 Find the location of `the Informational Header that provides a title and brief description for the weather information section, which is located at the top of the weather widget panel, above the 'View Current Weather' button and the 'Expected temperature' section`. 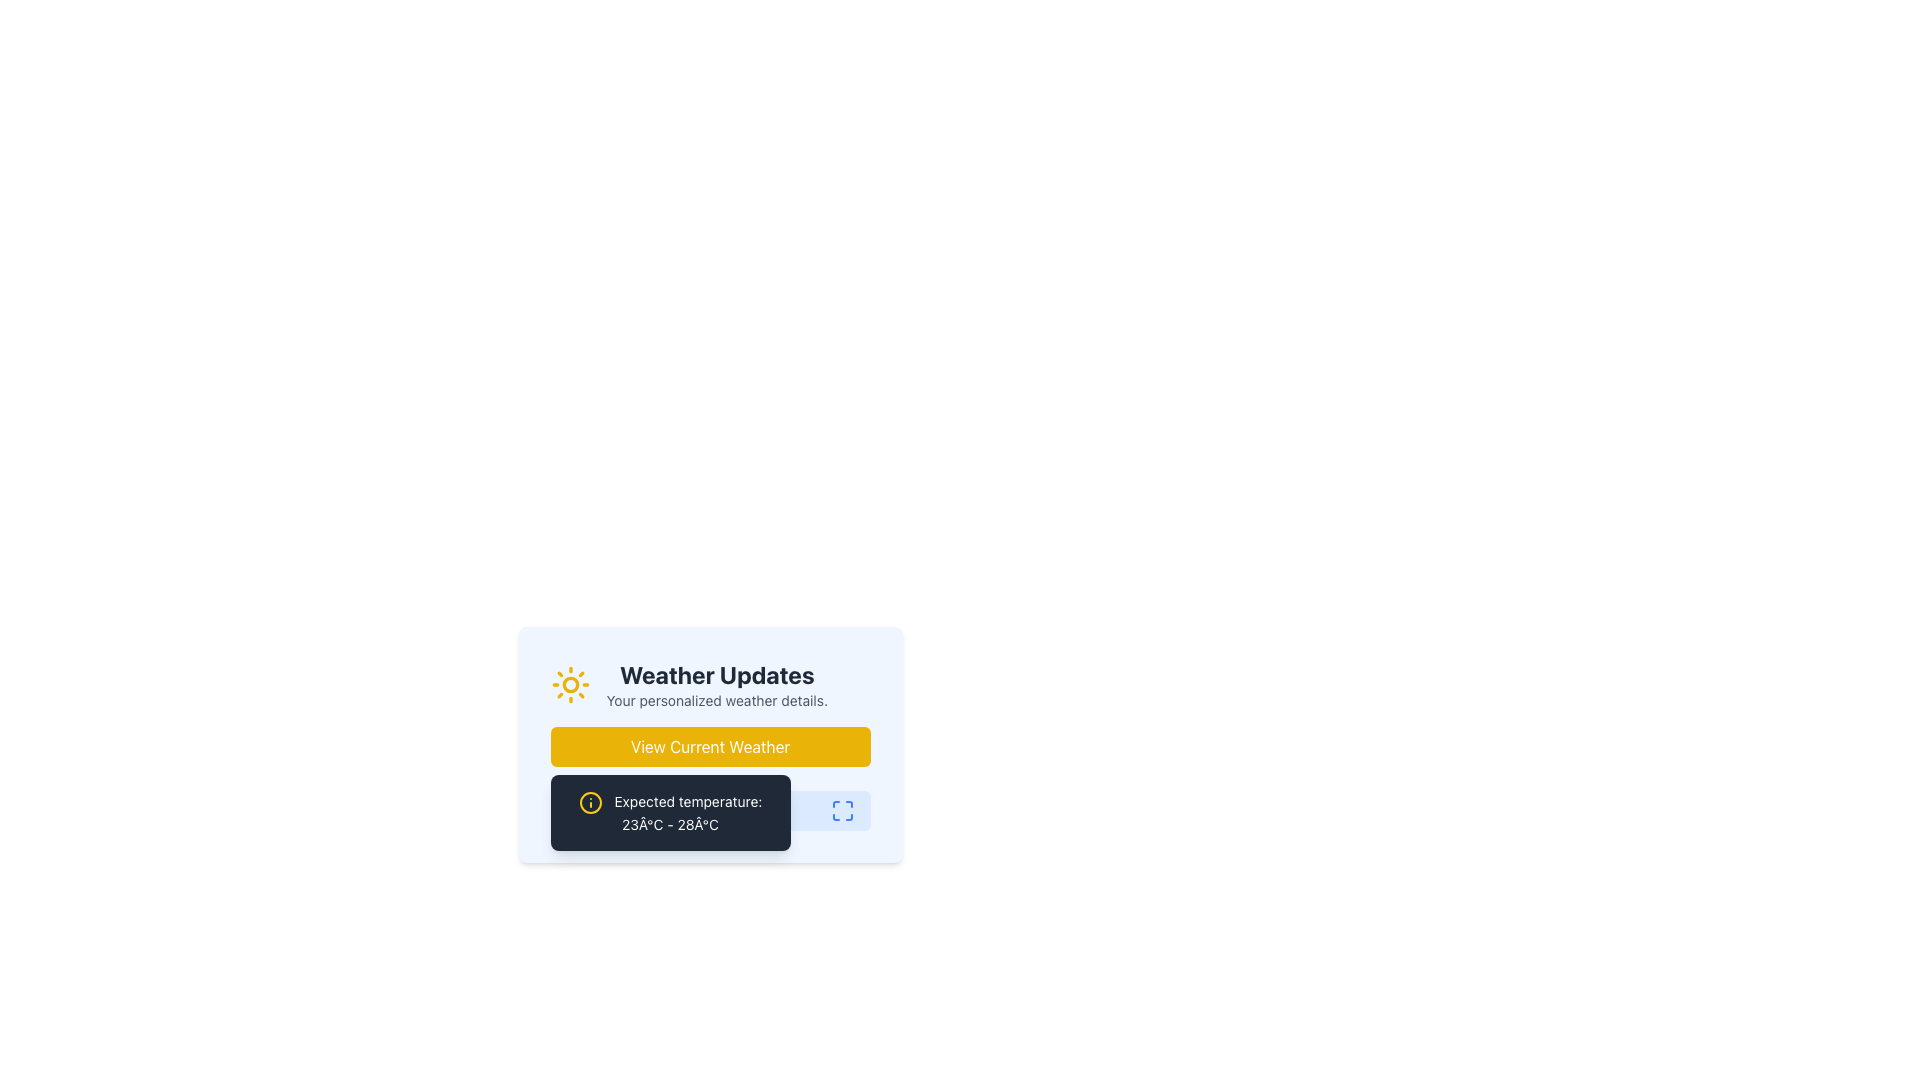

the Informational Header that provides a title and brief description for the weather information section, which is located at the top of the weather widget panel, above the 'View Current Weather' button and the 'Expected temperature' section is located at coordinates (710, 684).